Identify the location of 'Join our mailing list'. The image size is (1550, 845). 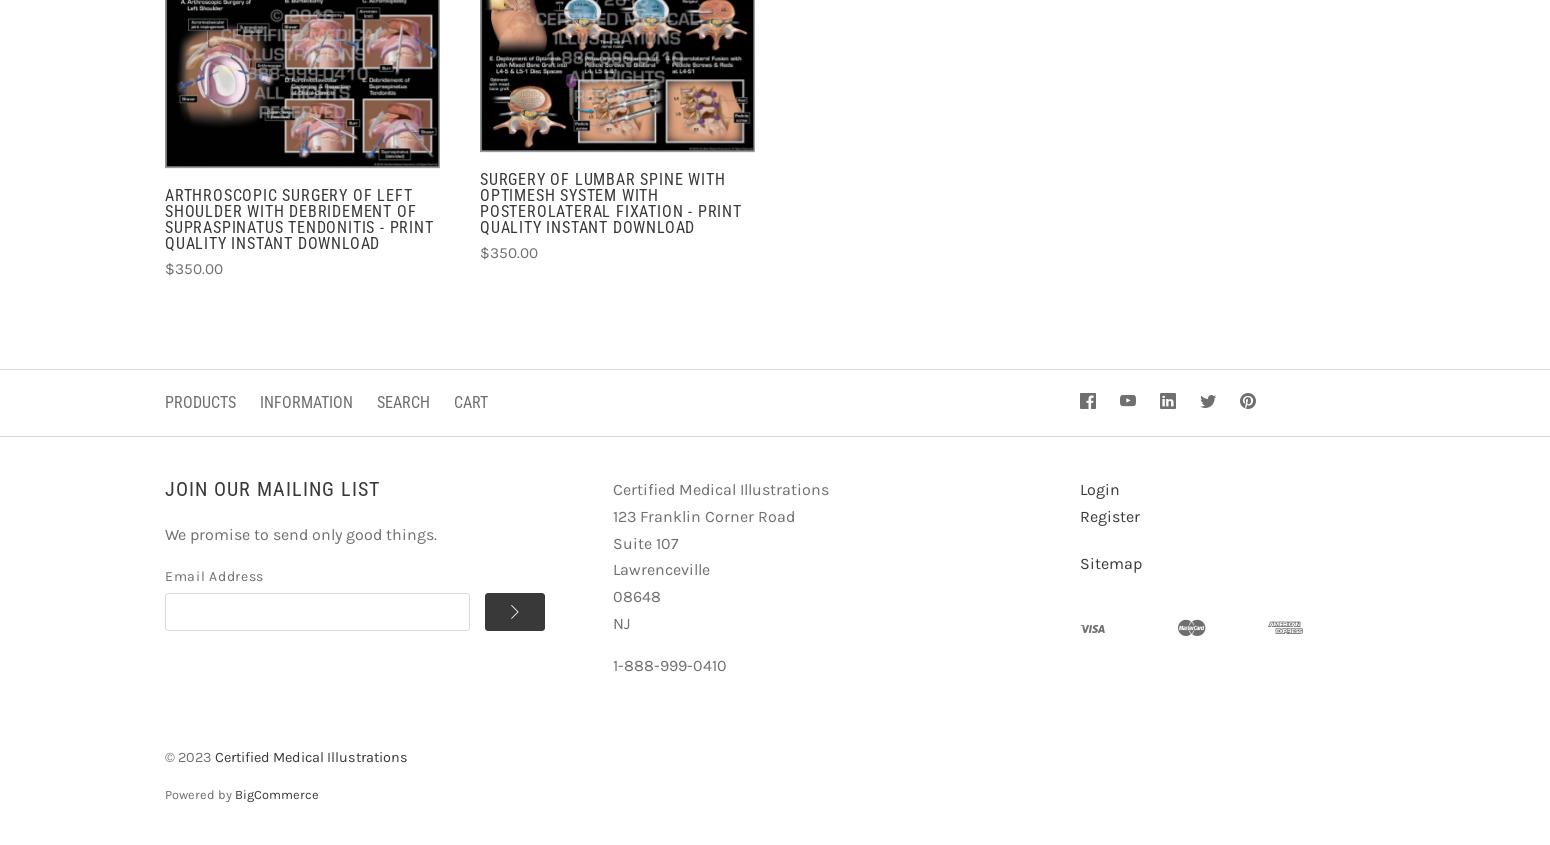
(164, 489).